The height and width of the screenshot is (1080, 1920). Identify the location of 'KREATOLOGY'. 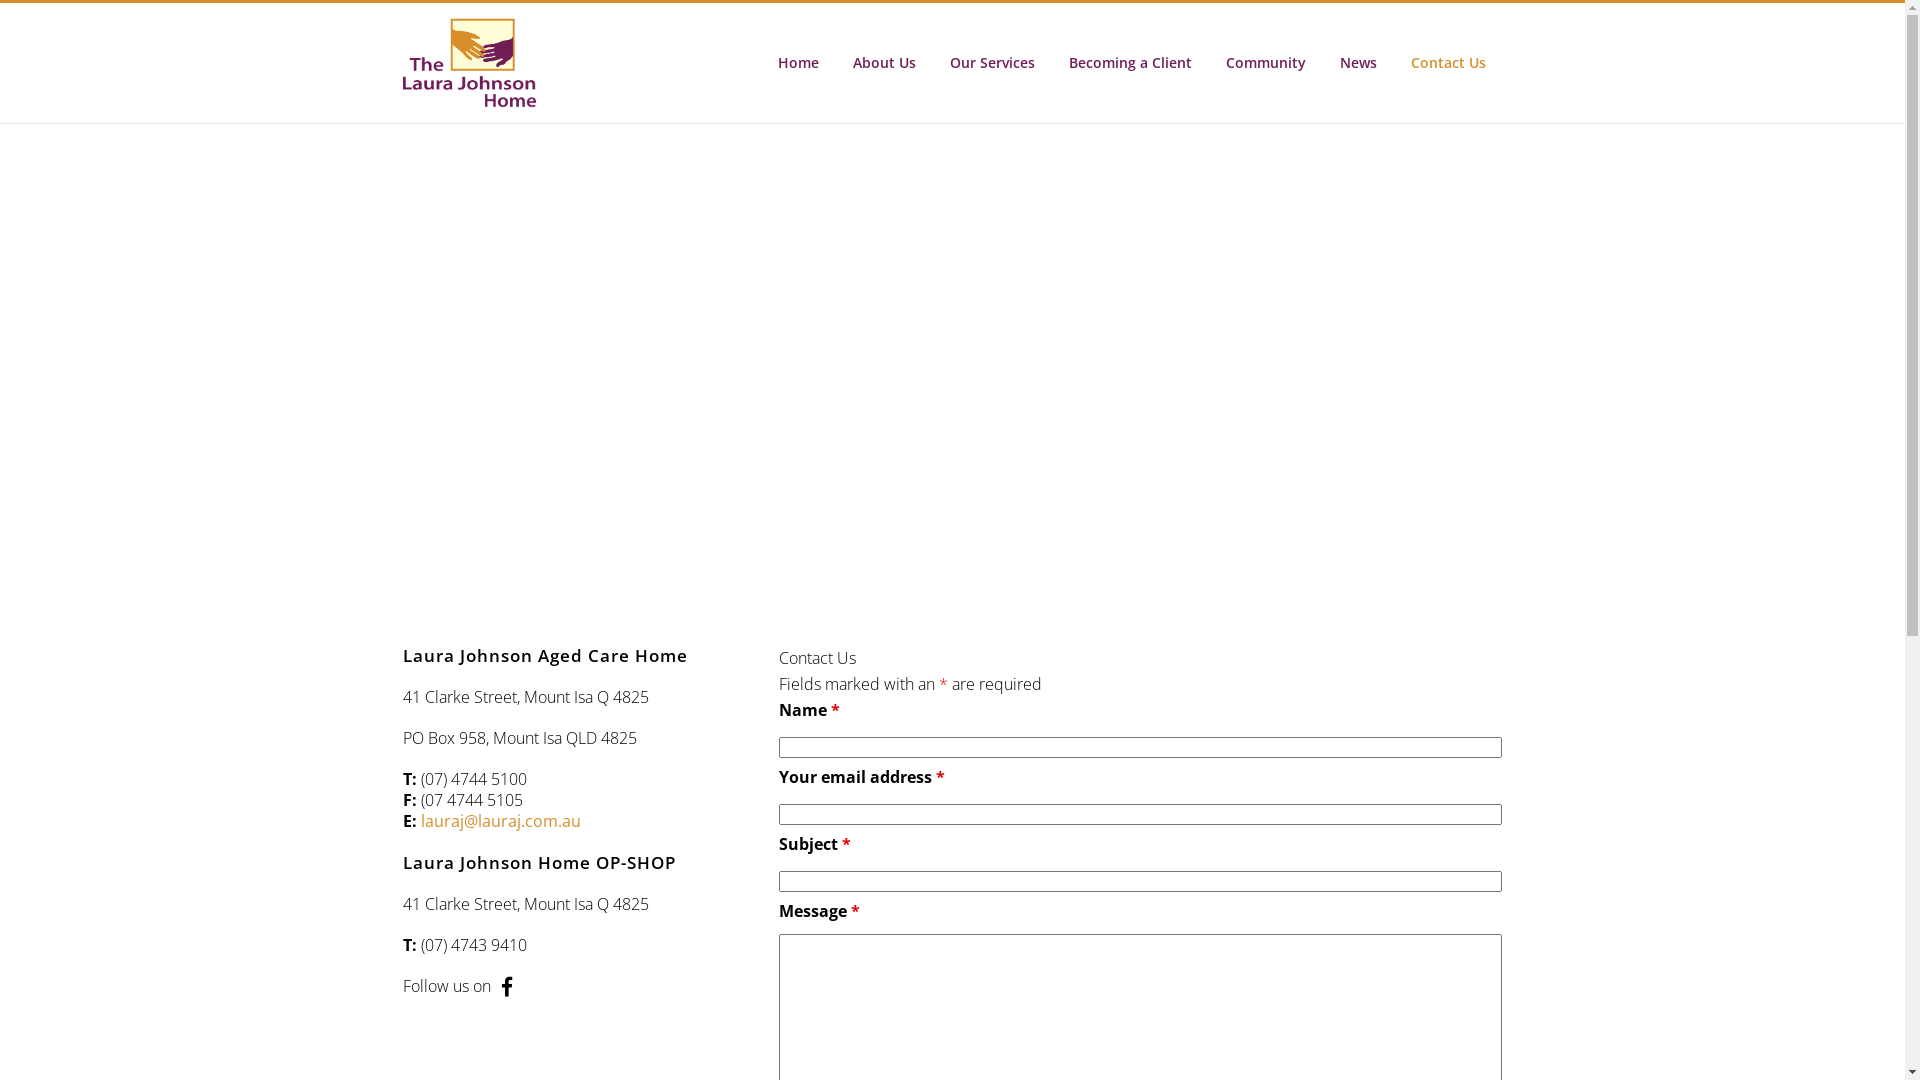
(1097, 1036).